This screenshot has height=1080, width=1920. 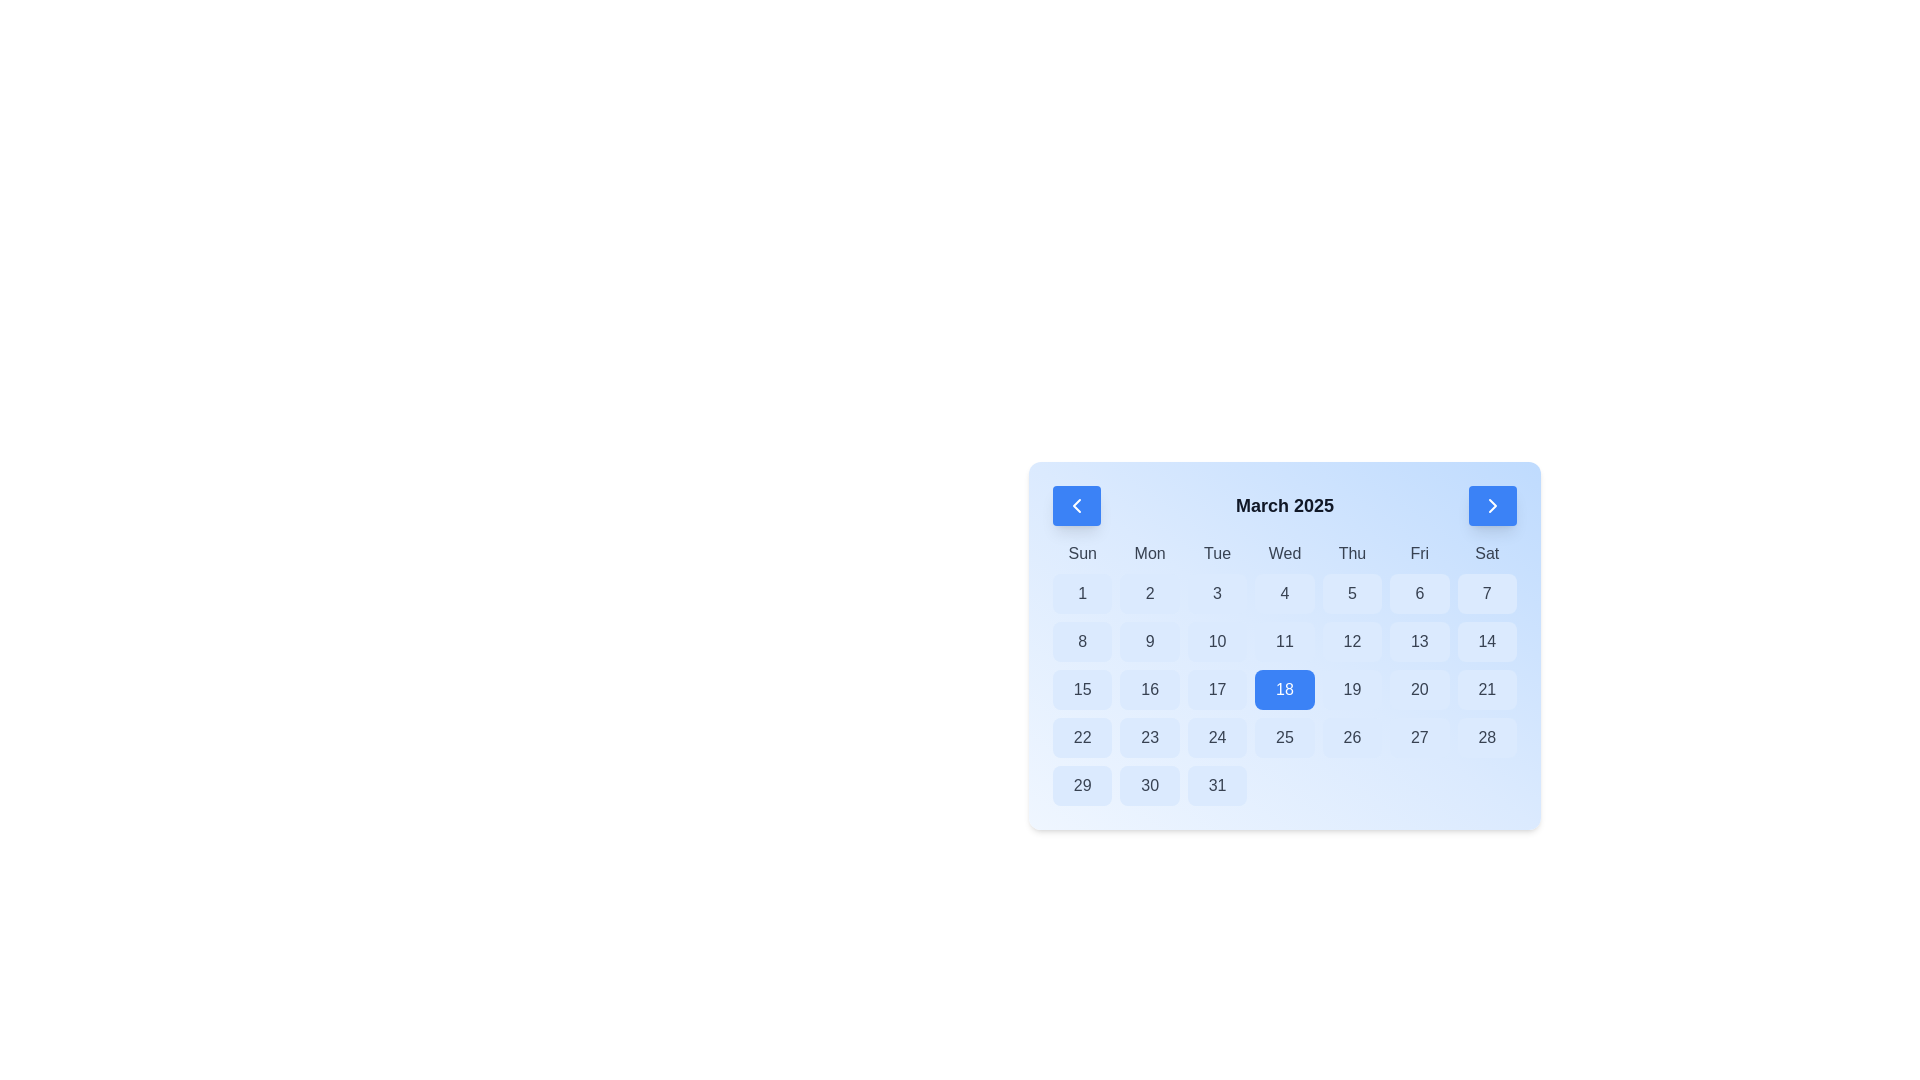 I want to click on the square-shaped button with rounded corners that has a blue background and displays the number '18', so click(x=1285, y=689).